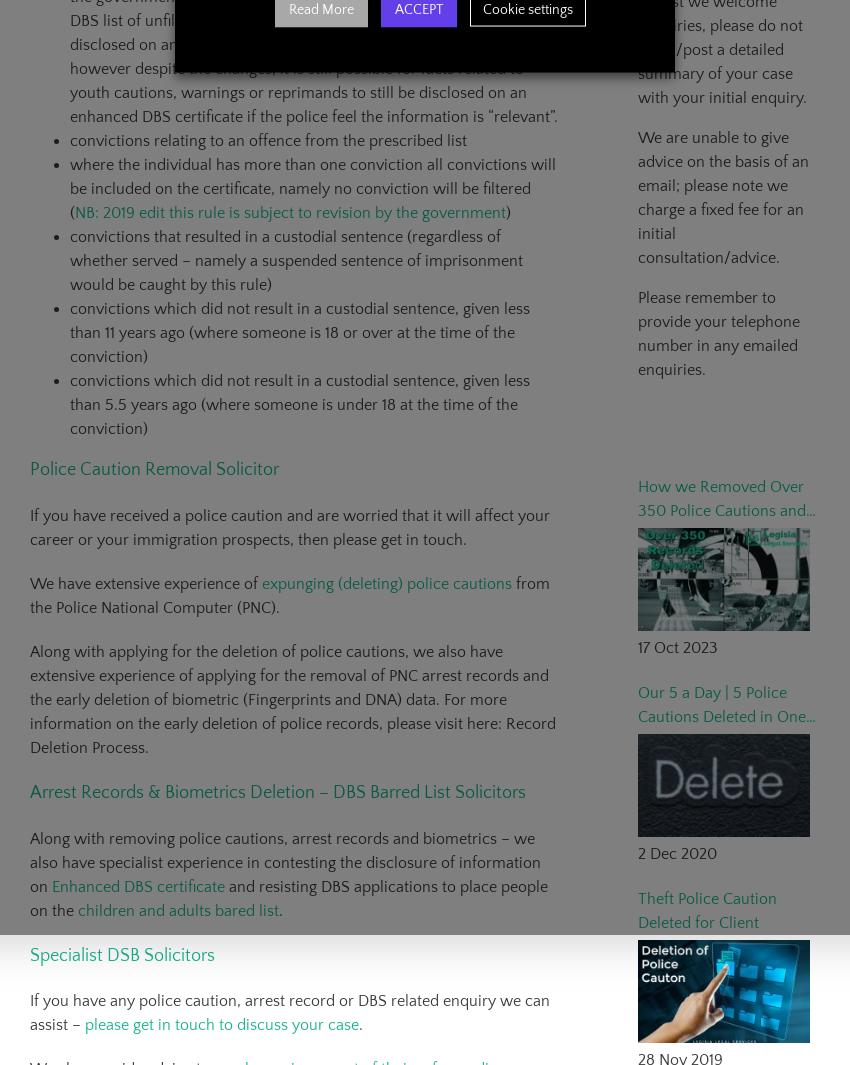  I want to click on 'If you have any police caution, arrest record or DBS related enquiry we can assist –', so click(289, 1013).